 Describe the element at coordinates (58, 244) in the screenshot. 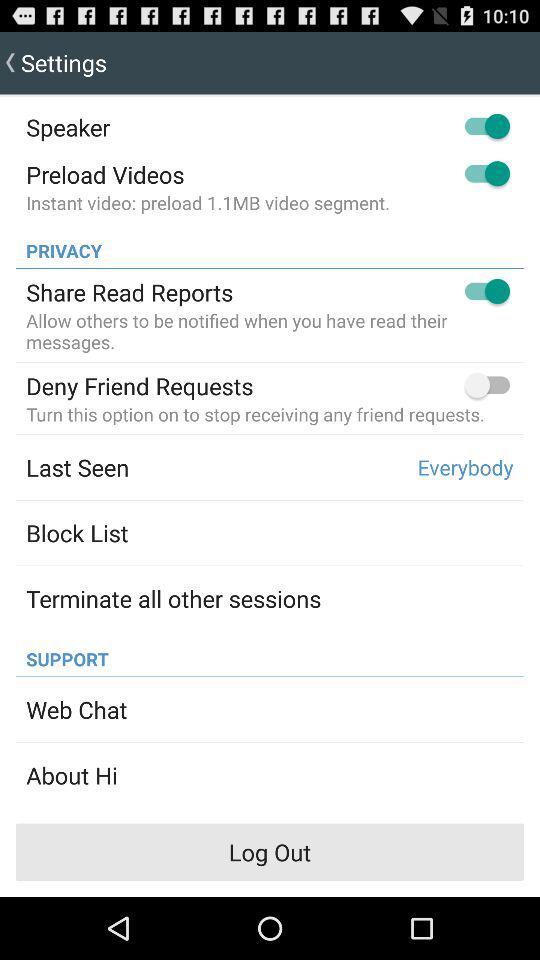

I see `privacy icon` at that location.